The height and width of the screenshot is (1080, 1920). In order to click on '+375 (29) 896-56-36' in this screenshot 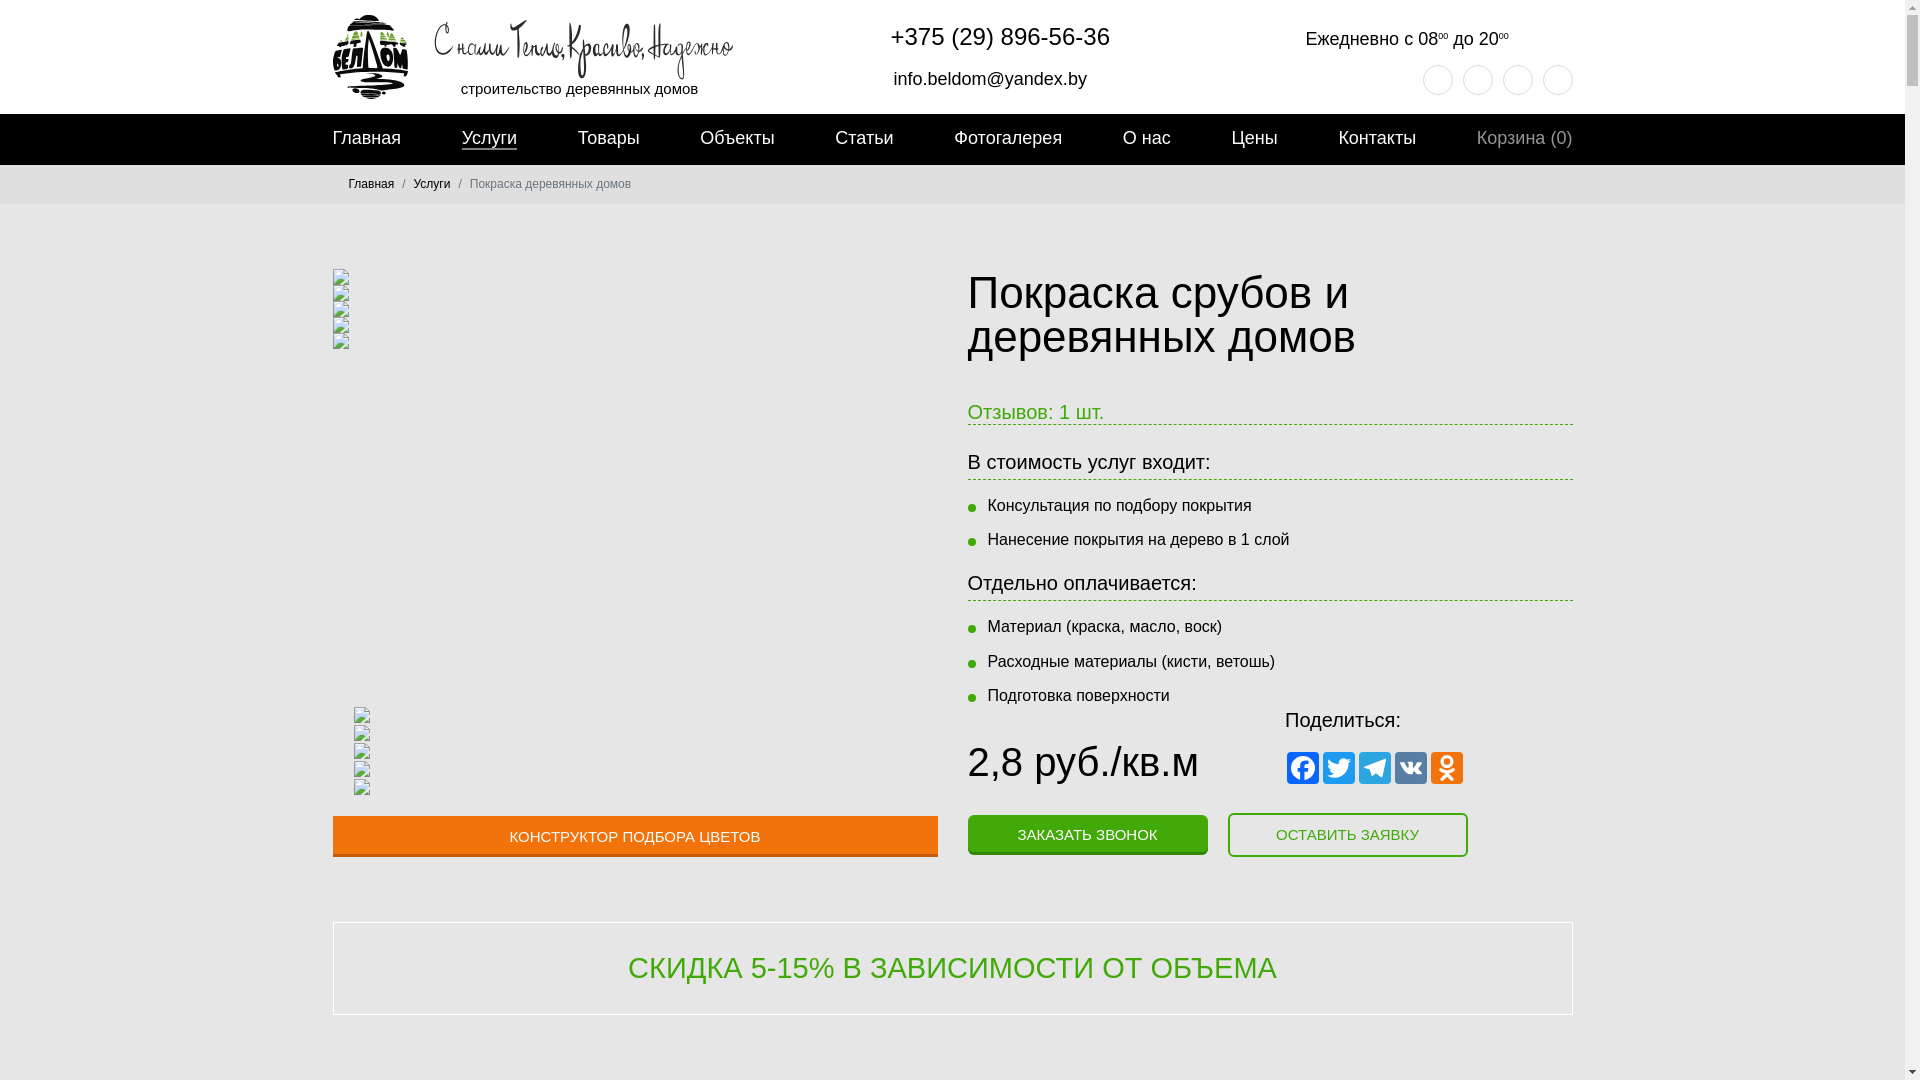, I will do `click(984, 36)`.